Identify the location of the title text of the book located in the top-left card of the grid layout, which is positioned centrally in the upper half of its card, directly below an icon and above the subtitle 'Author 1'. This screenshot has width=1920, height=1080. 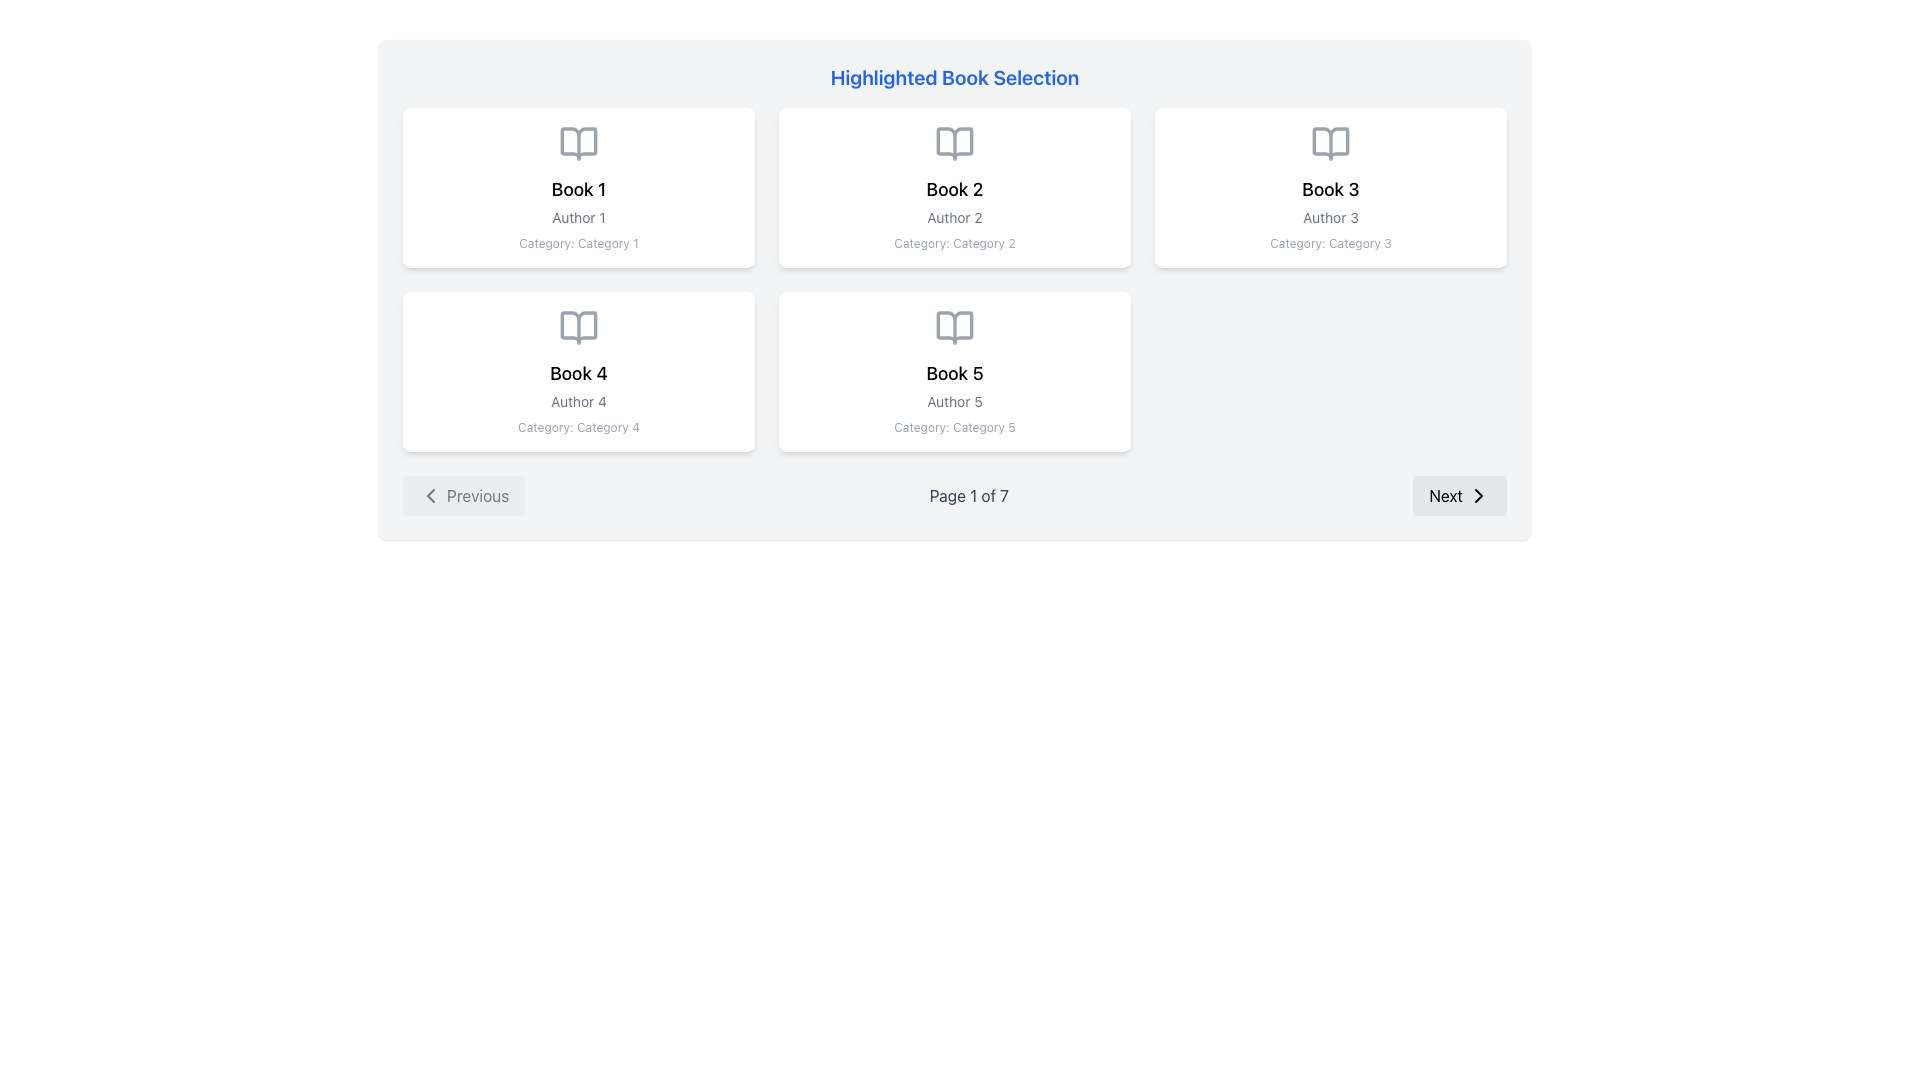
(578, 189).